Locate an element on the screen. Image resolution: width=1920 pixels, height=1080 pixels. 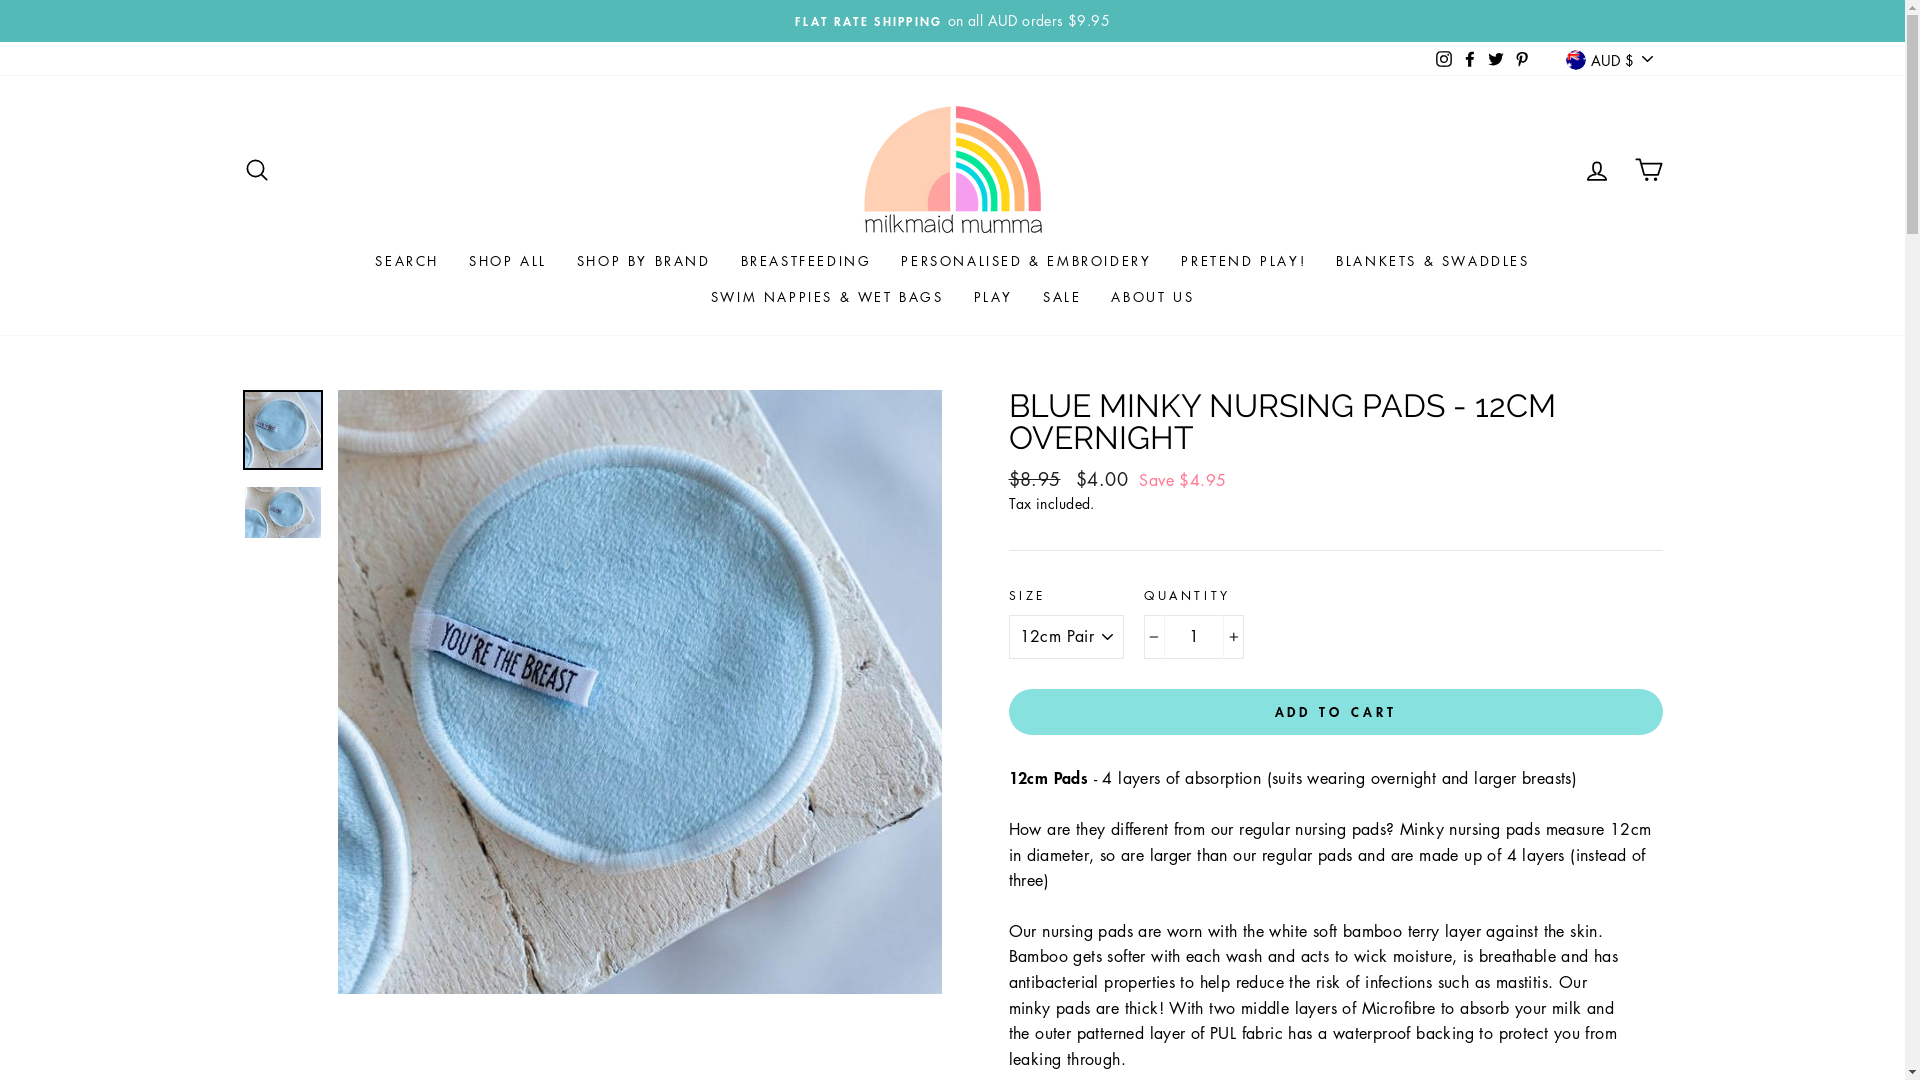
'SWIM NAPPIES & WET BAGS' is located at coordinates (827, 297).